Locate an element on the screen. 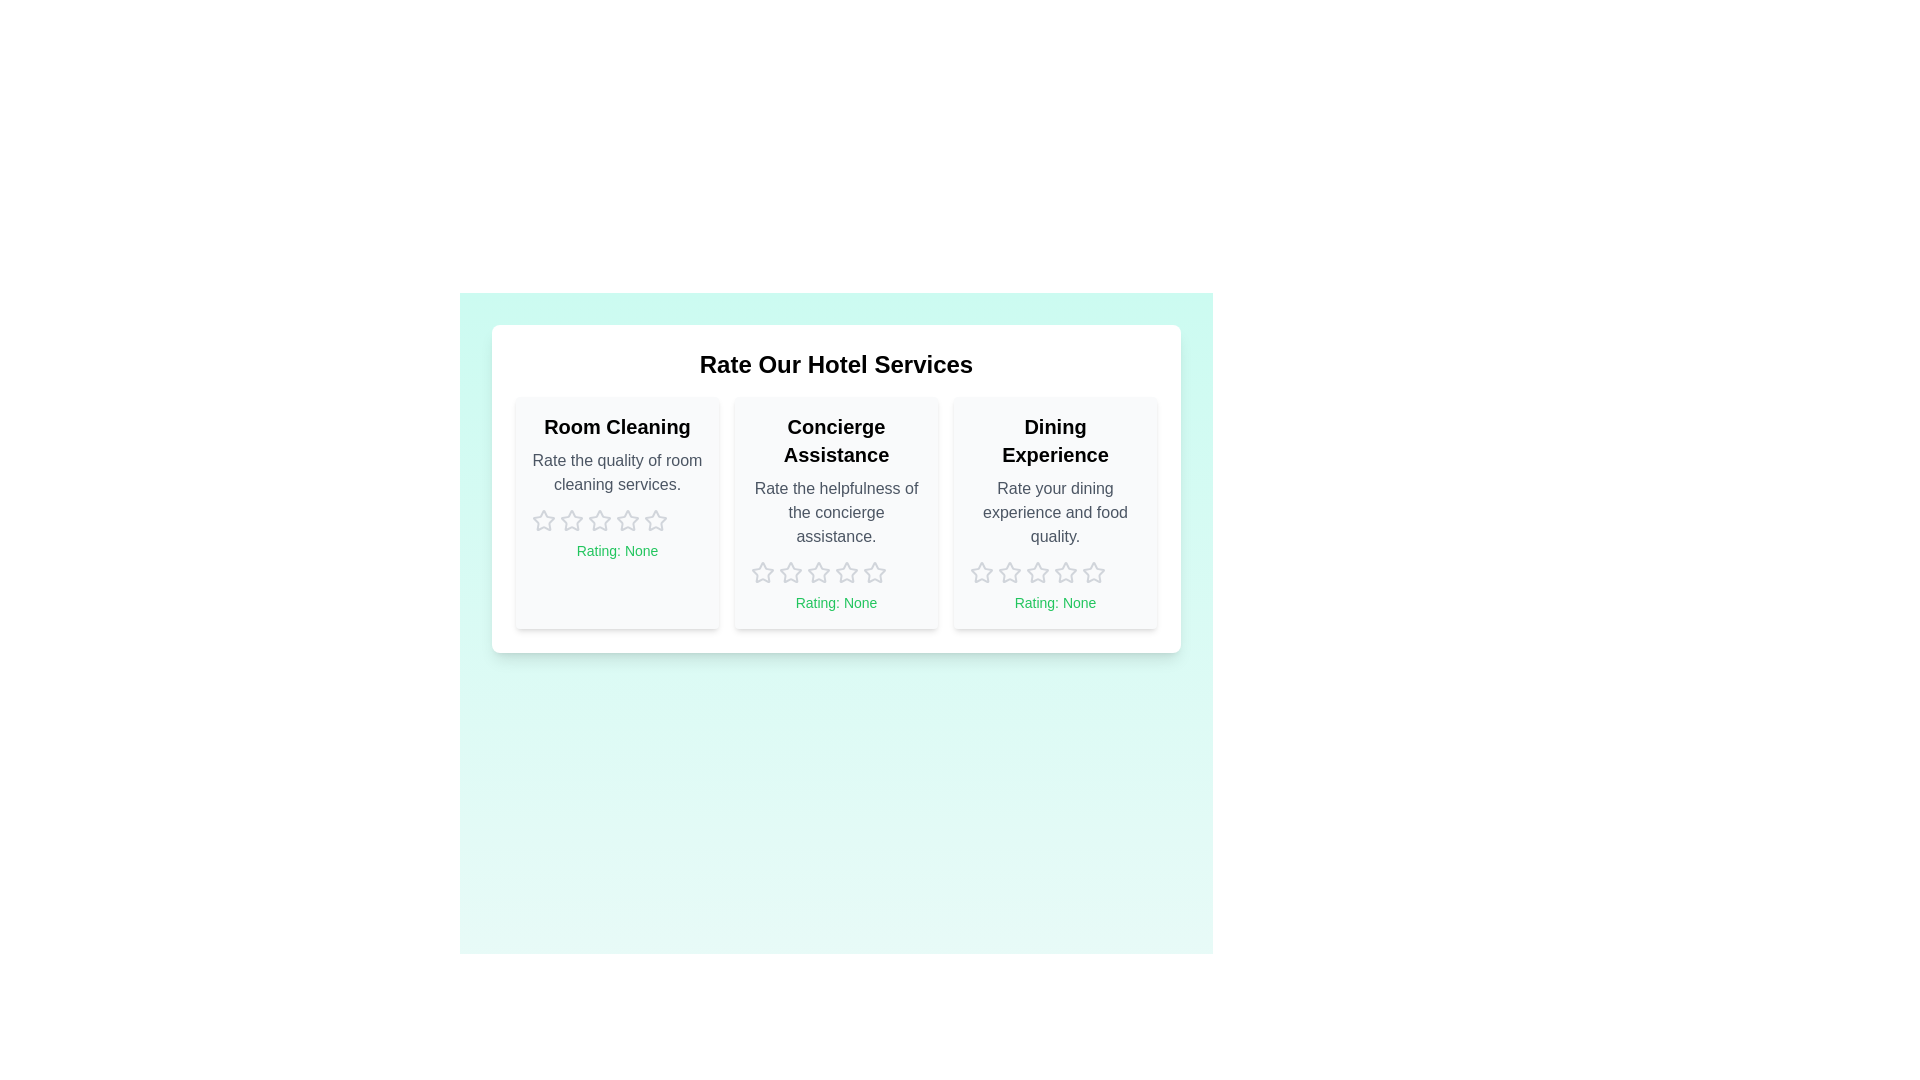  the rating for 'Room Cleaning' to 2 stars is located at coordinates (570, 519).